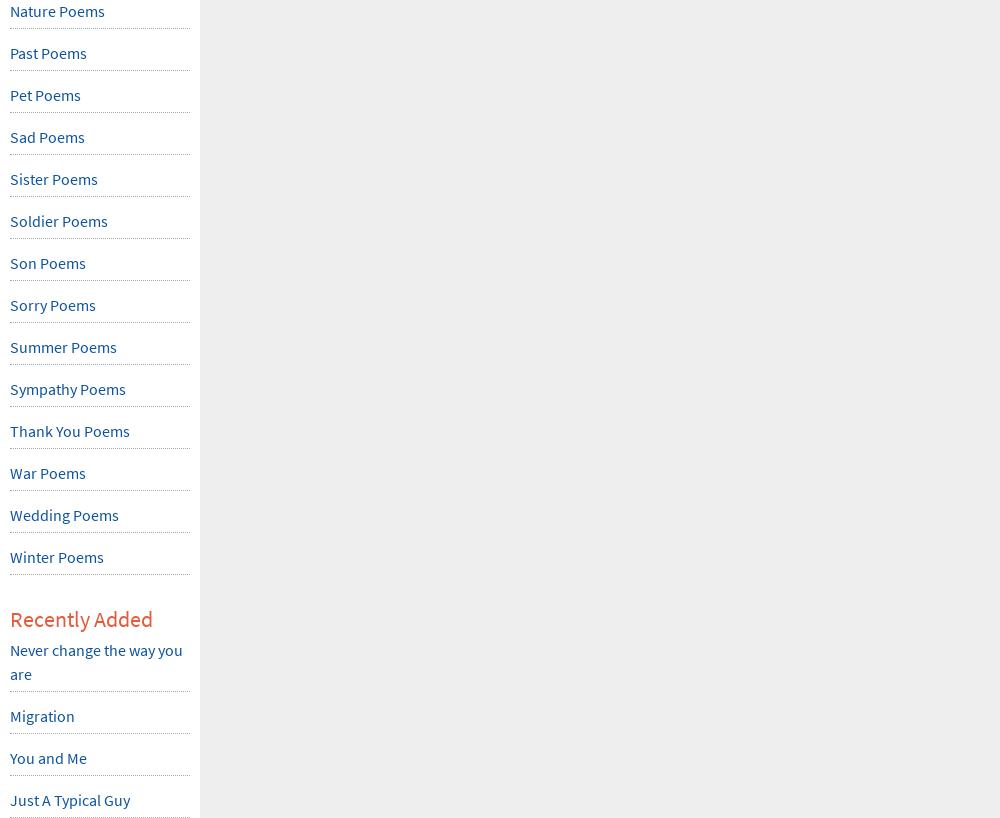 The height and width of the screenshot is (818, 1000). Describe the element at coordinates (10, 800) in the screenshot. I see `'Just A Typical Guy'` at that location.